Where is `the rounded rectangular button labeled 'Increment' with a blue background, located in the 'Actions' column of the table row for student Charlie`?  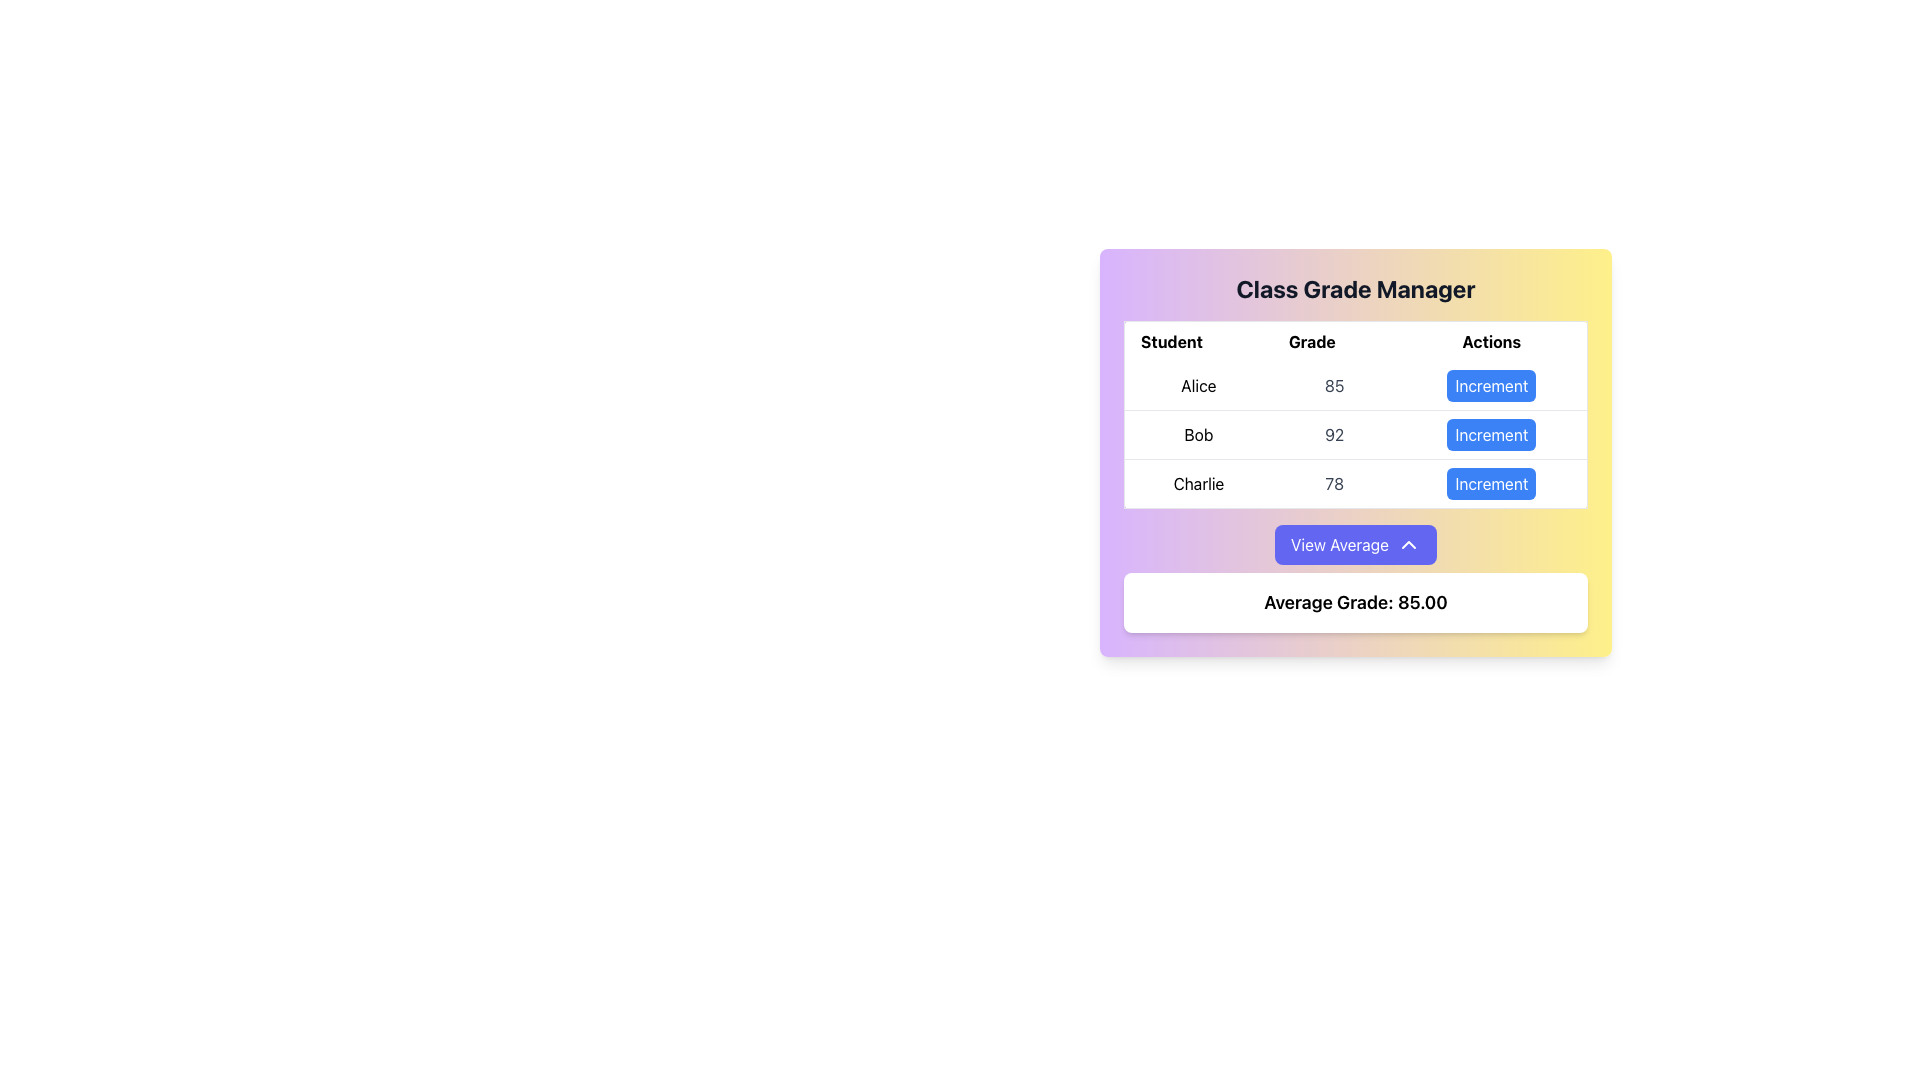 the rounded rectangular button labeled 'Increment' with a blue background, located in the 'Actions' column of the table row for student Charlie is located at coordinates (1492, 483).